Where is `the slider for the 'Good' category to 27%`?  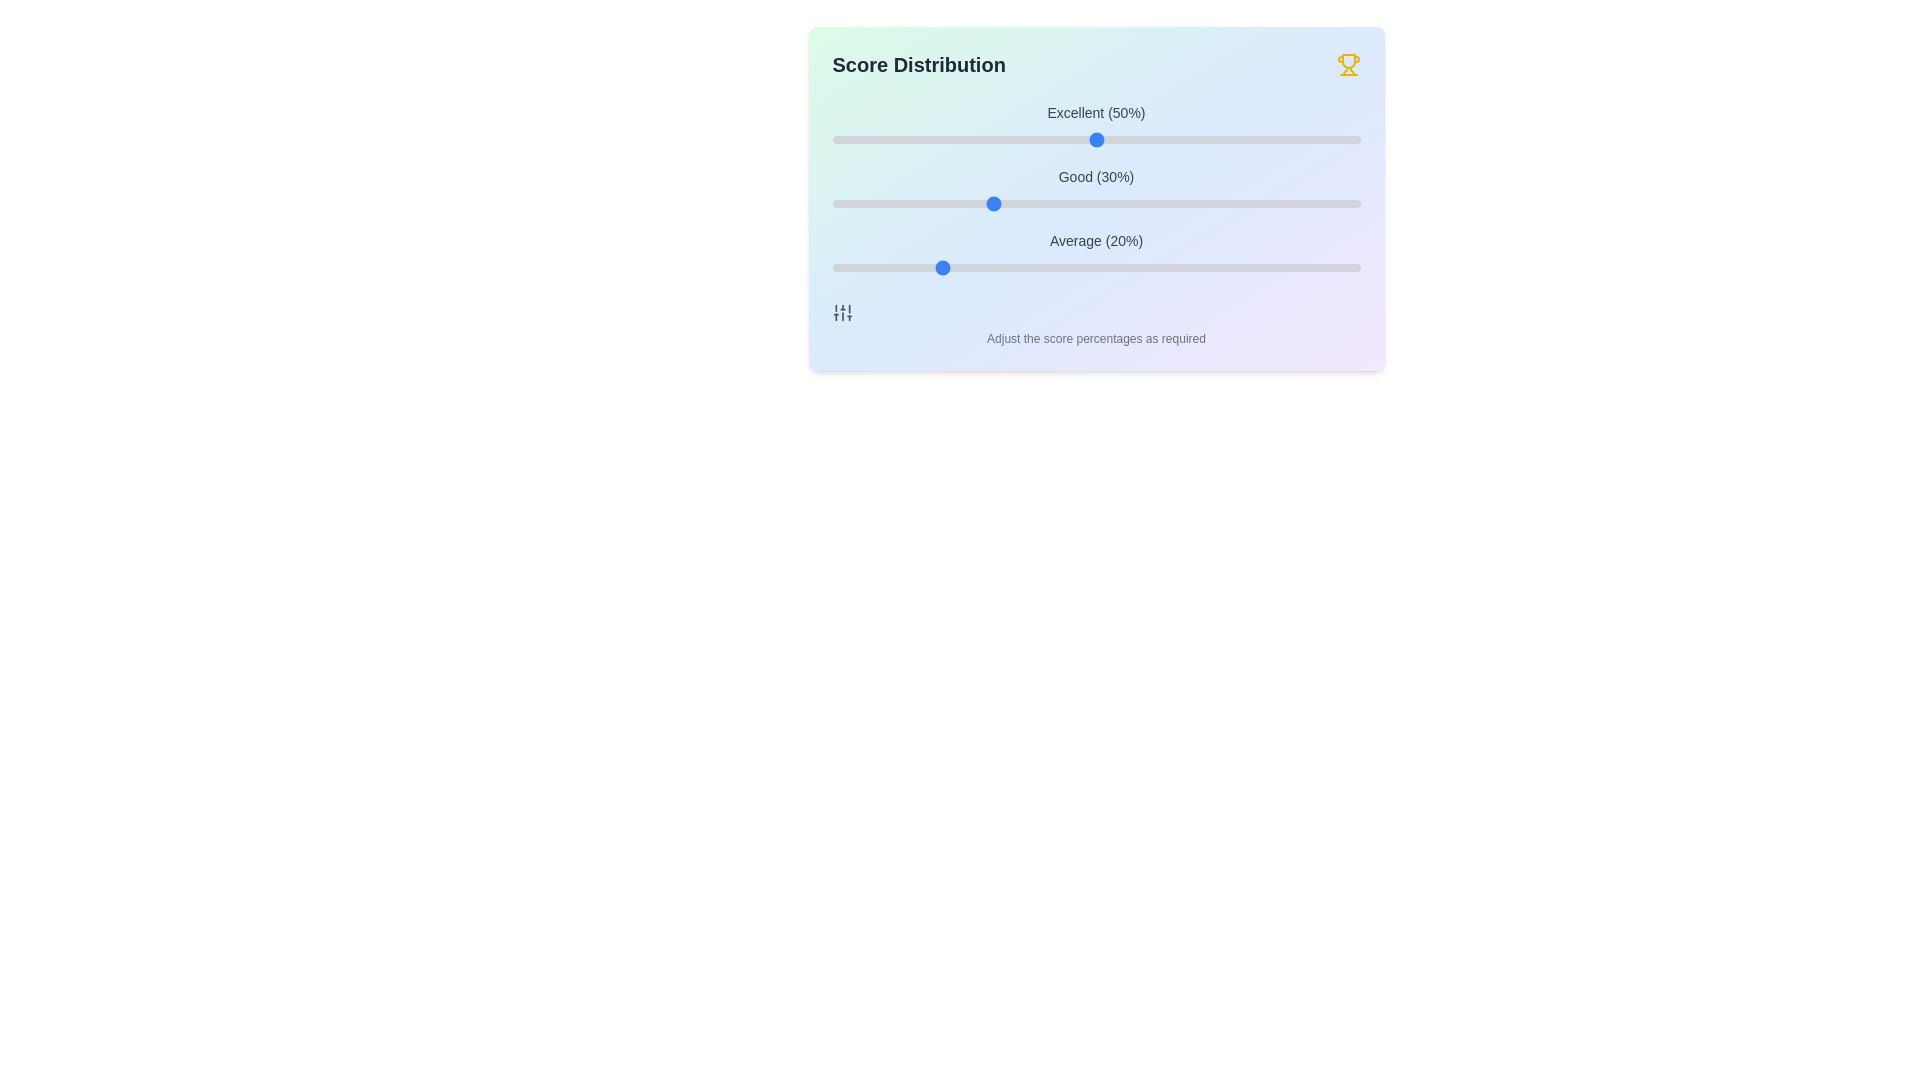 the slider for the 'Good' category to 27% is located at coordinates (974, 204).